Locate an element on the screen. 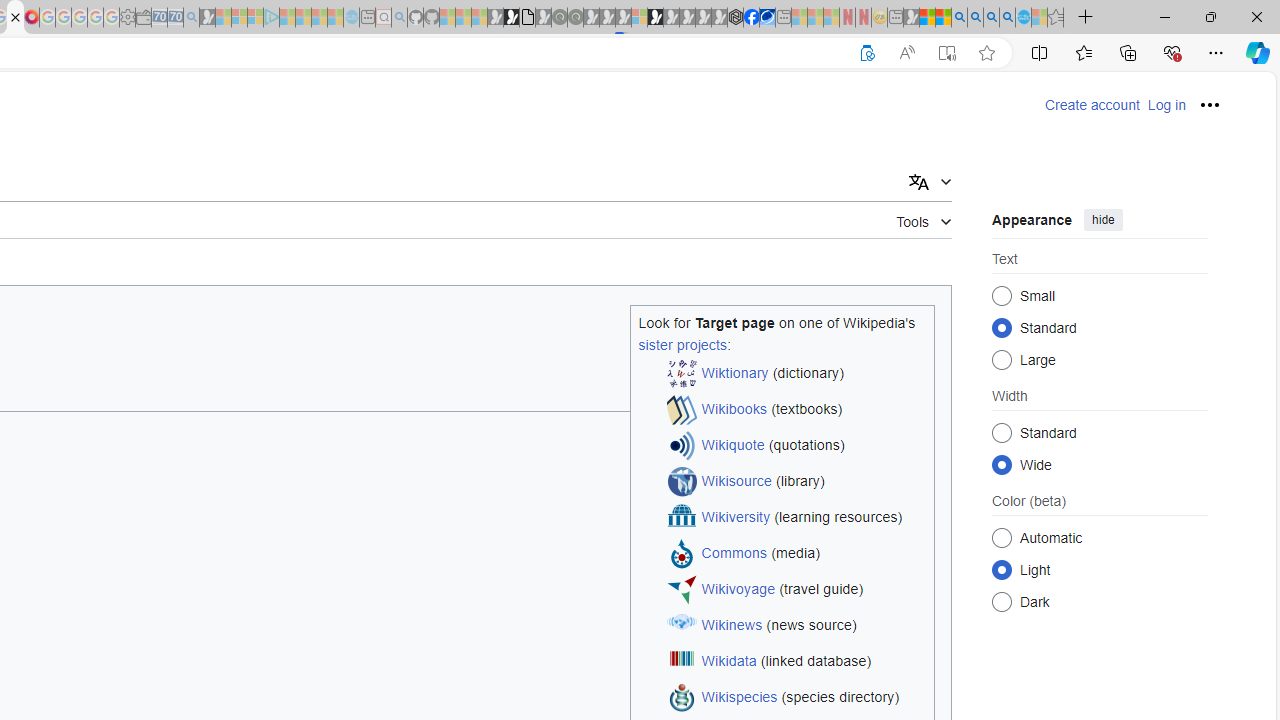 The width and height of the screenshot is (1280, 720). 'Wikibooks' is located at coordinates (733, 408).